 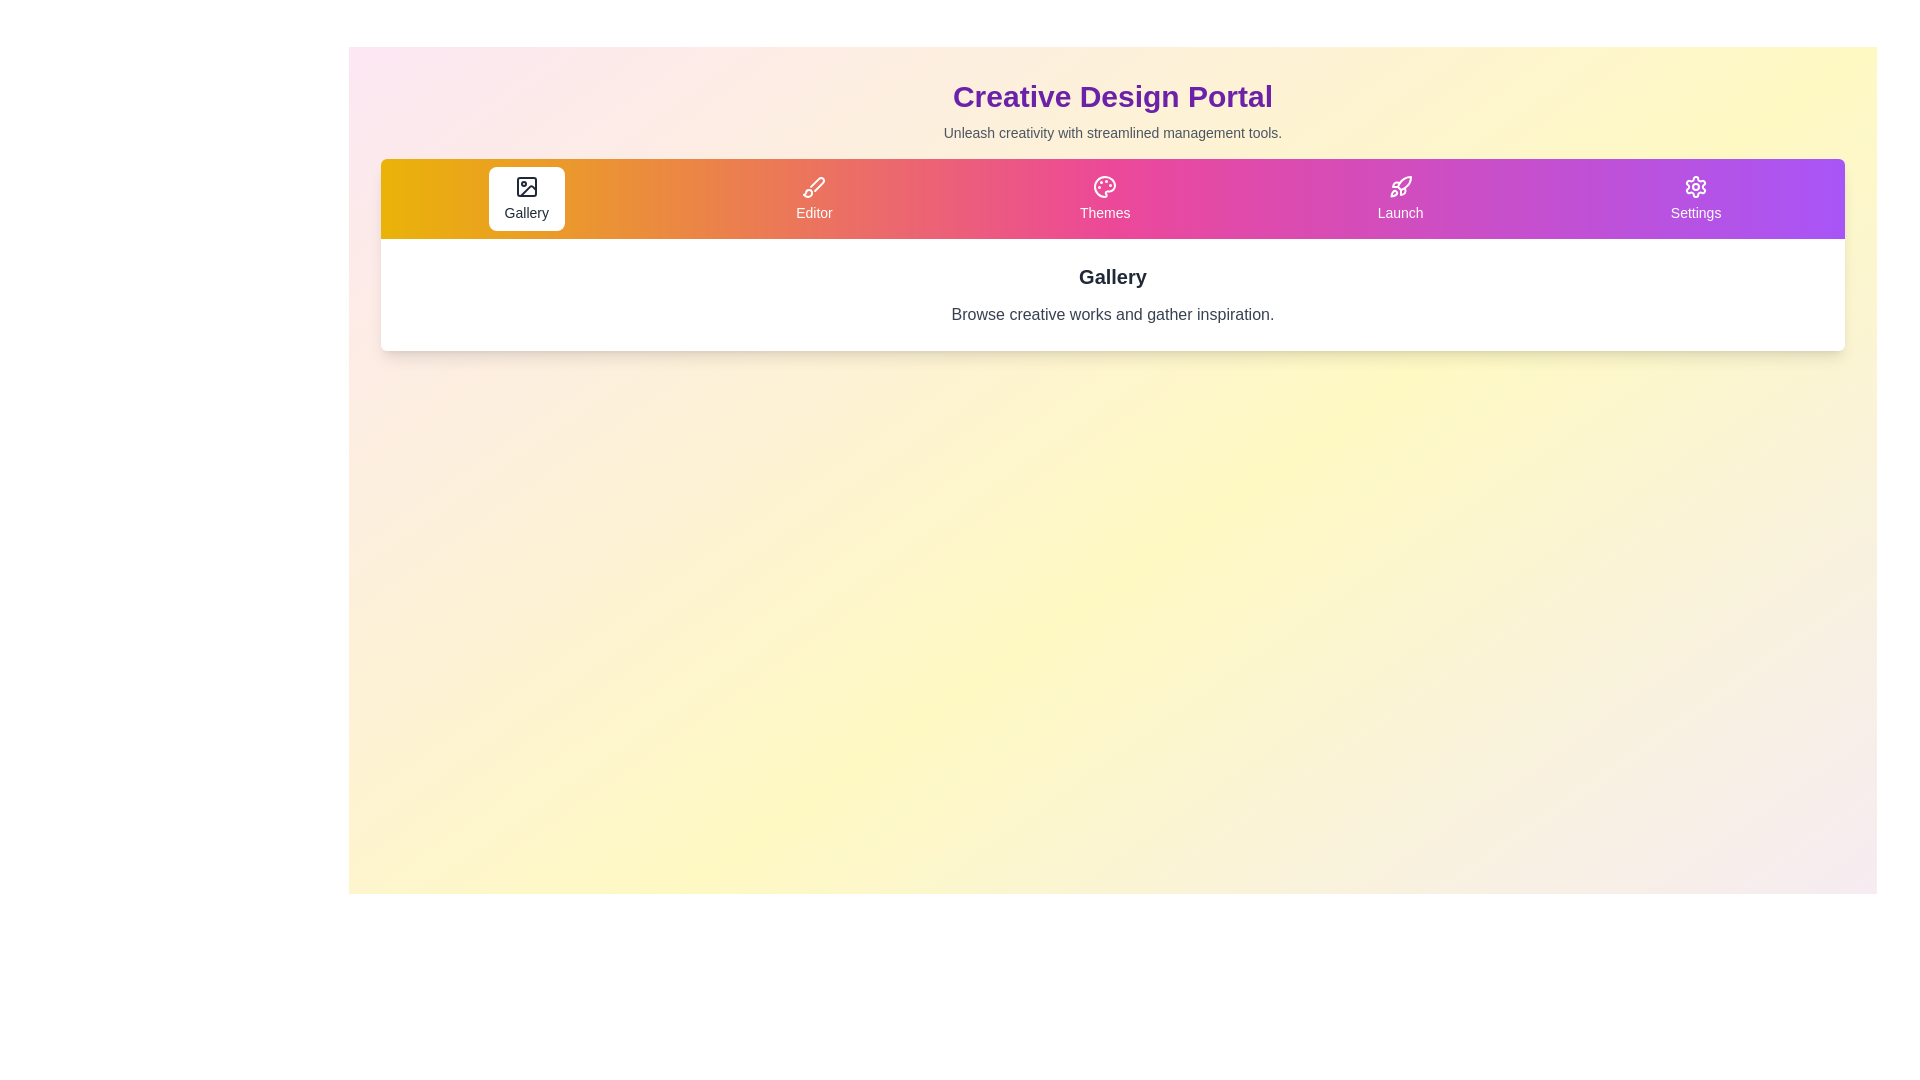 I want to click on the brush icon located in the 'Editor' button group of the navigation bar, which is positioned between the 'Gallery' and 'Themes' sections, so click(x=814, y=186).